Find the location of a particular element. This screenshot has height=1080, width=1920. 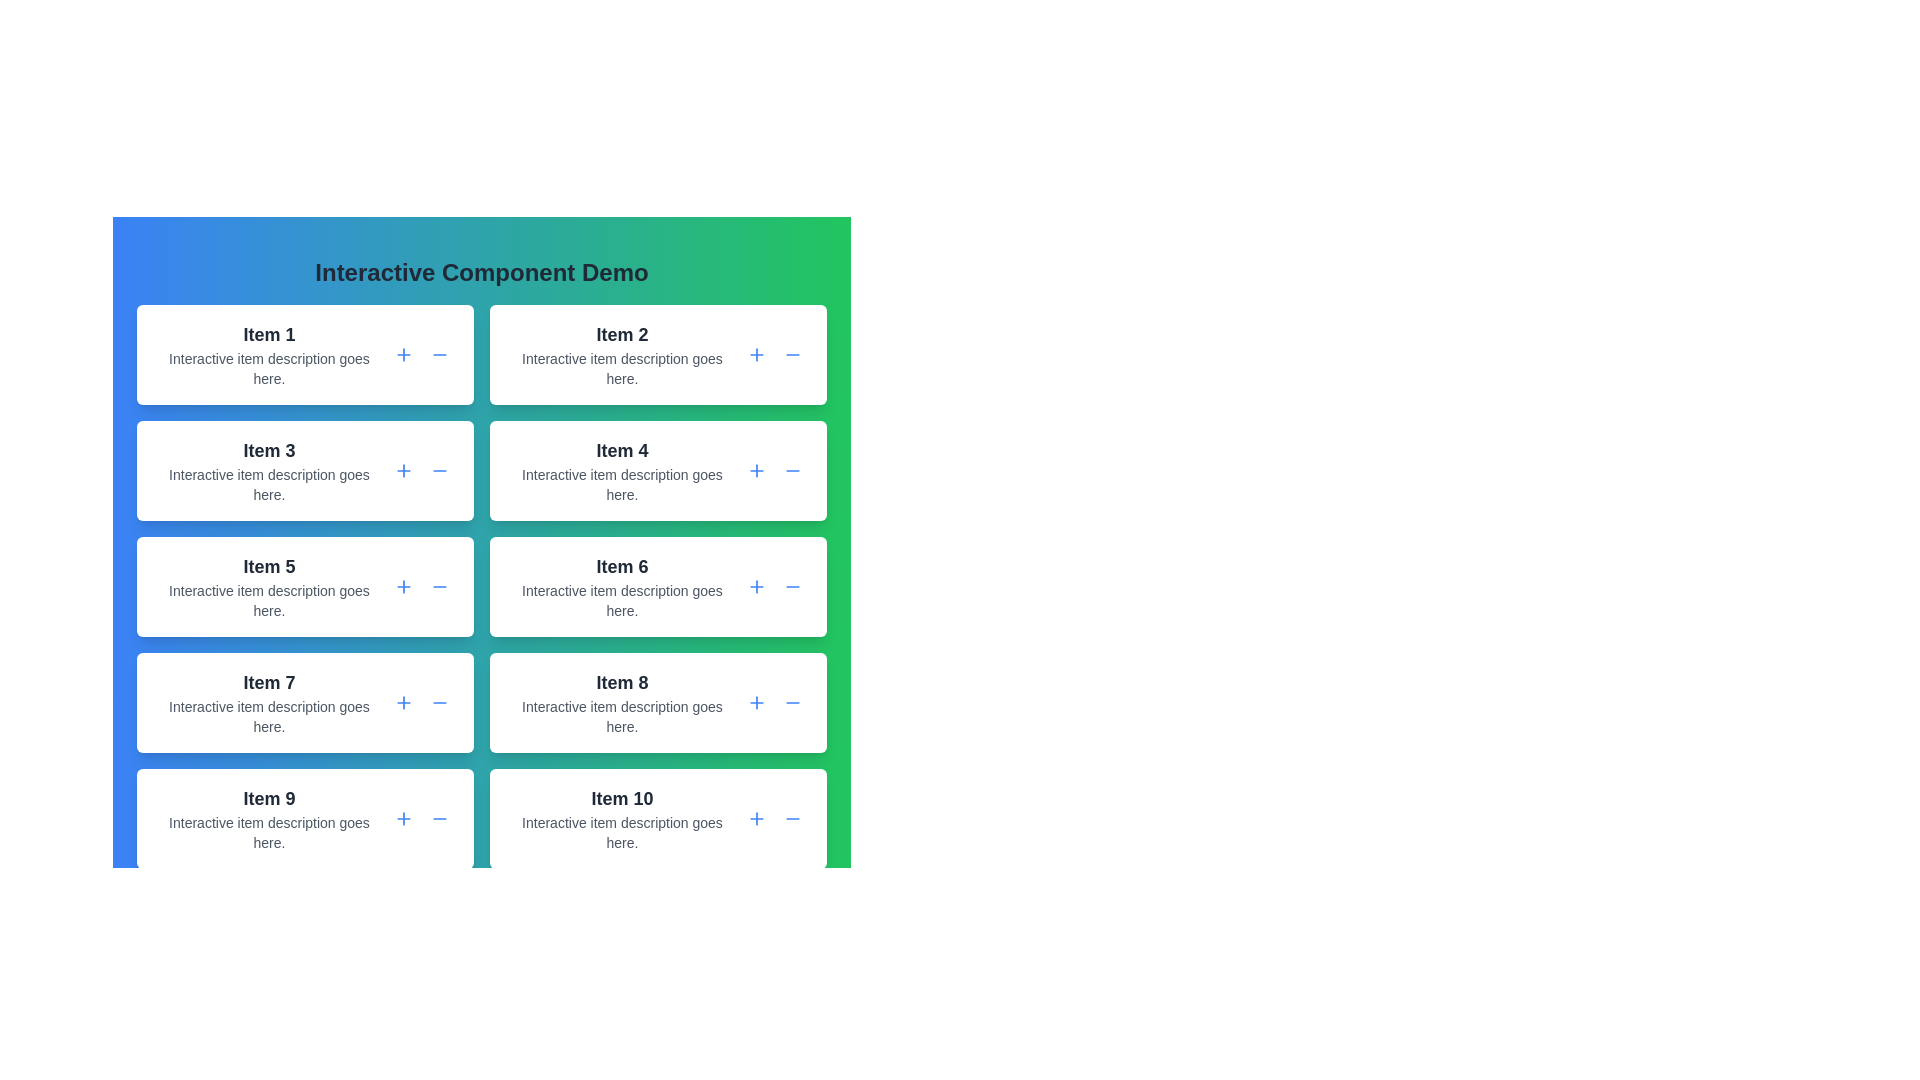

the 'Item 6' text label, which is displayed in bold and larger font as the title of the sixth card in a grid layout, to trigger a tooltip is located at coordinates (621, 567).